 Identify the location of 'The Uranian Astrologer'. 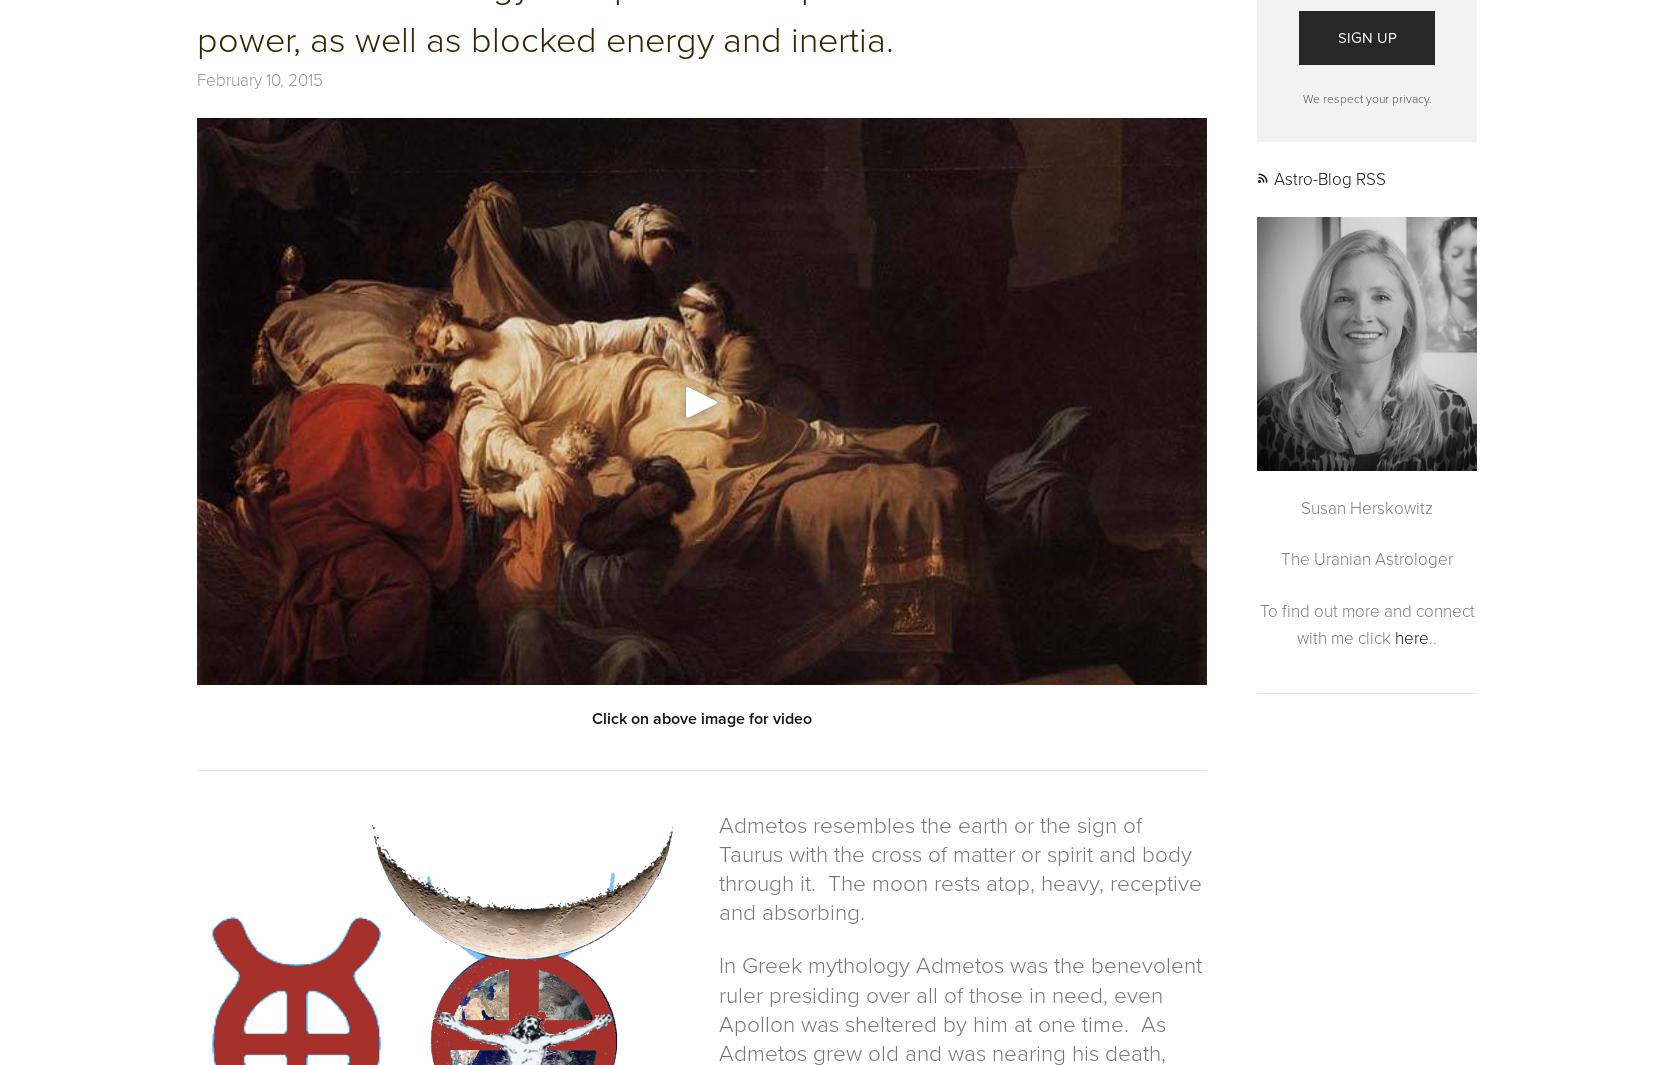
(1365, 559).